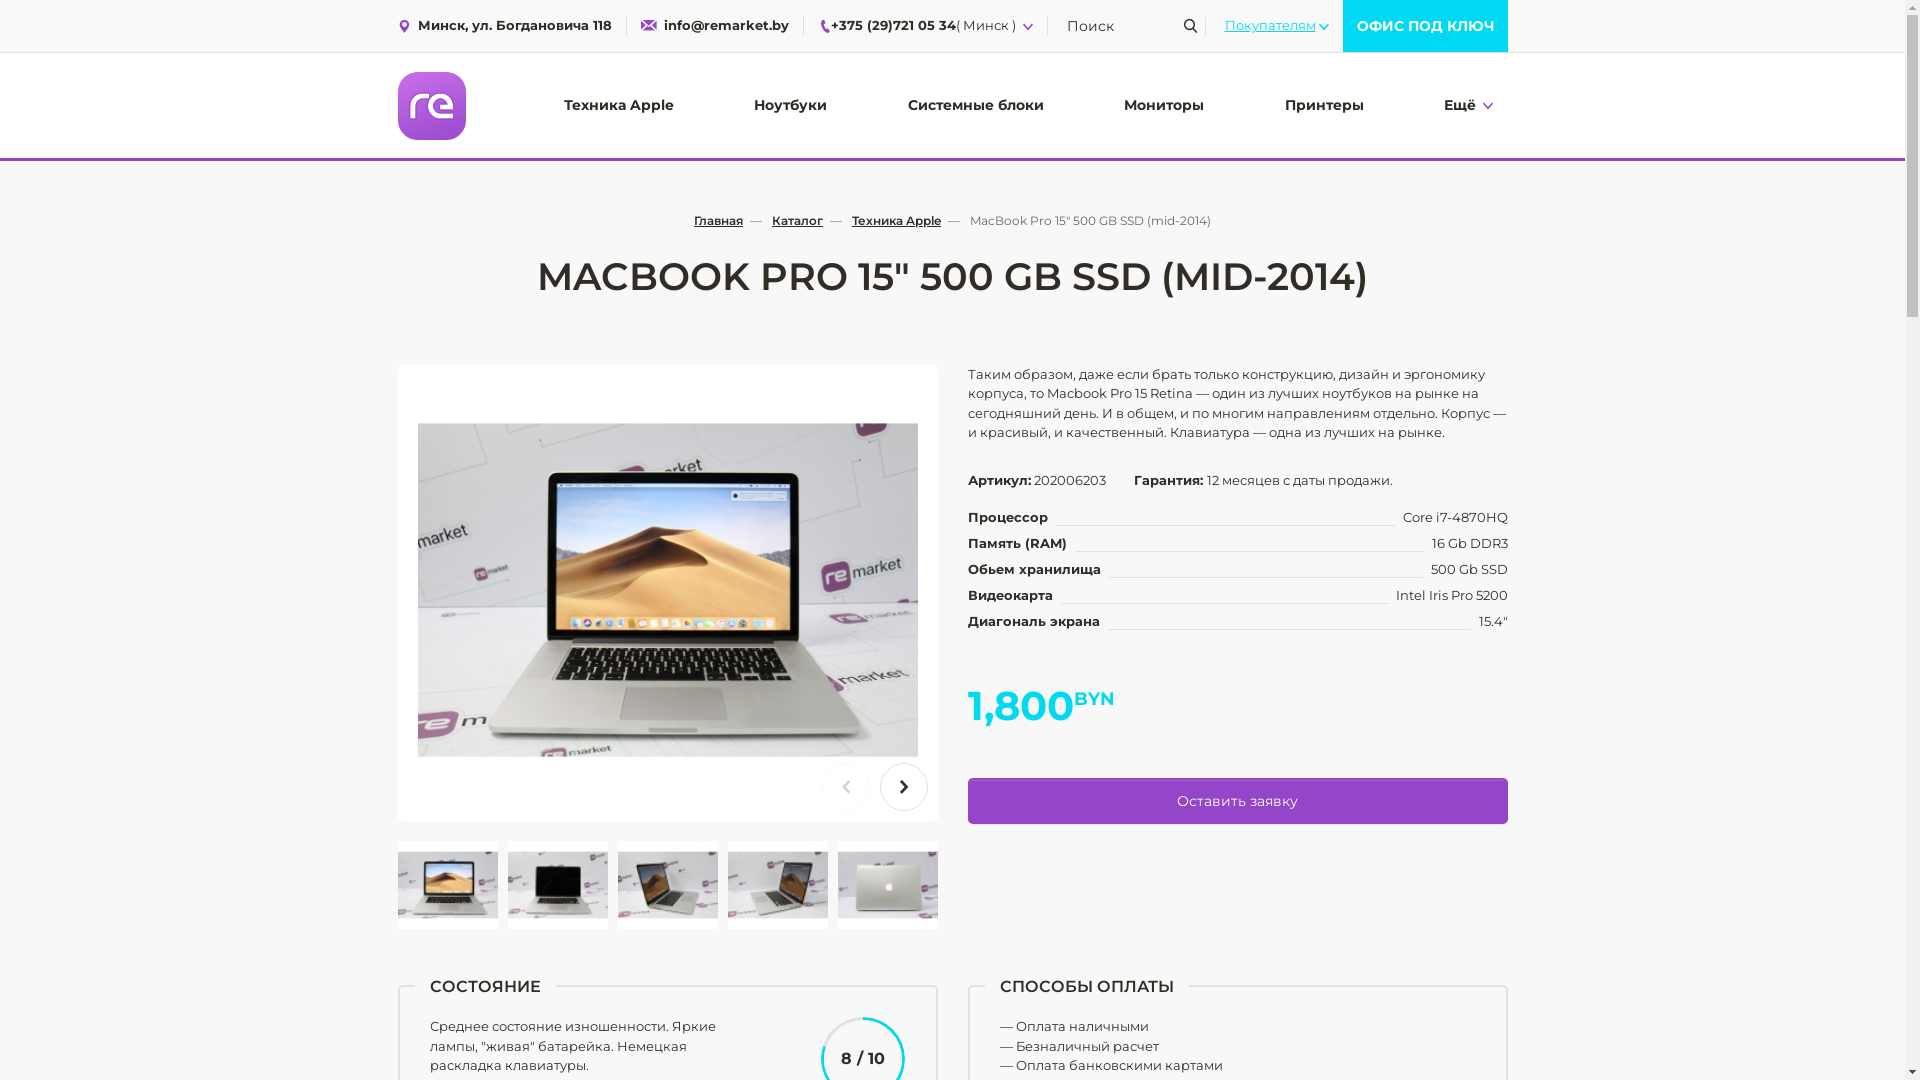 The height and width of the screenshot is (1080, 1920). Describe the element at coordinates (817, 26) in the screenshot. I see `'+375 (29)` at that location.